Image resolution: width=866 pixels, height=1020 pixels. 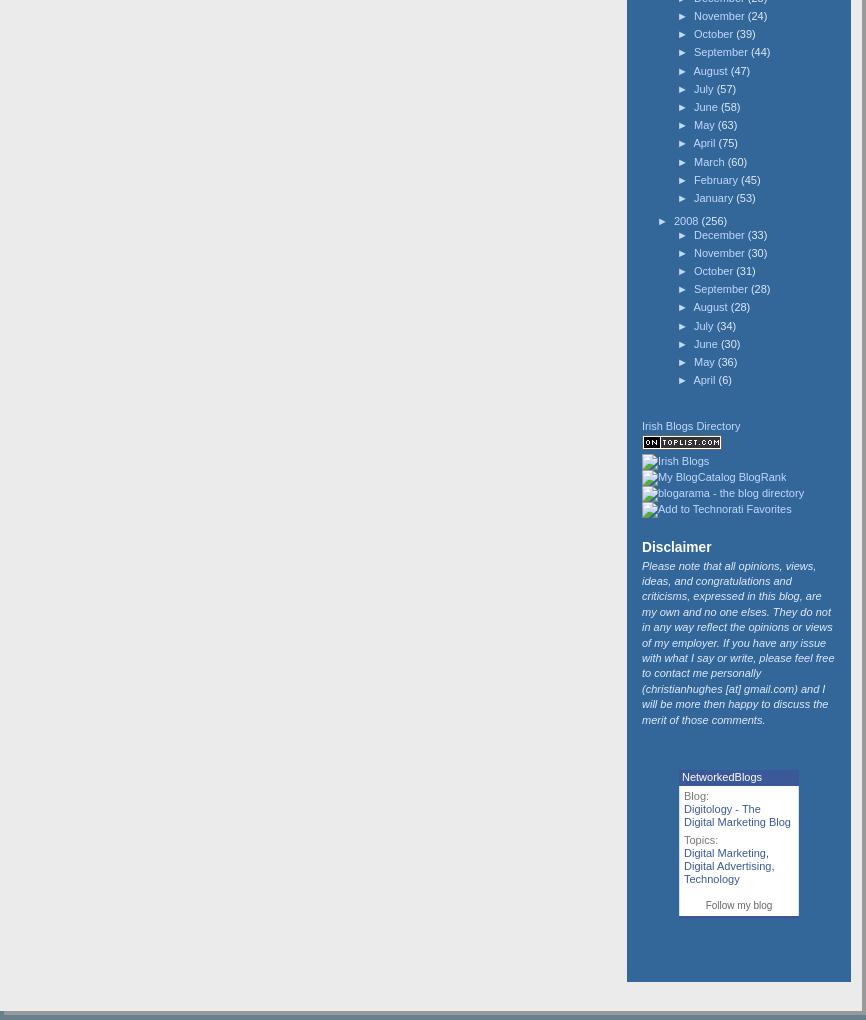 I want to click on 'Disclaimer', so click(x=675, y=546).